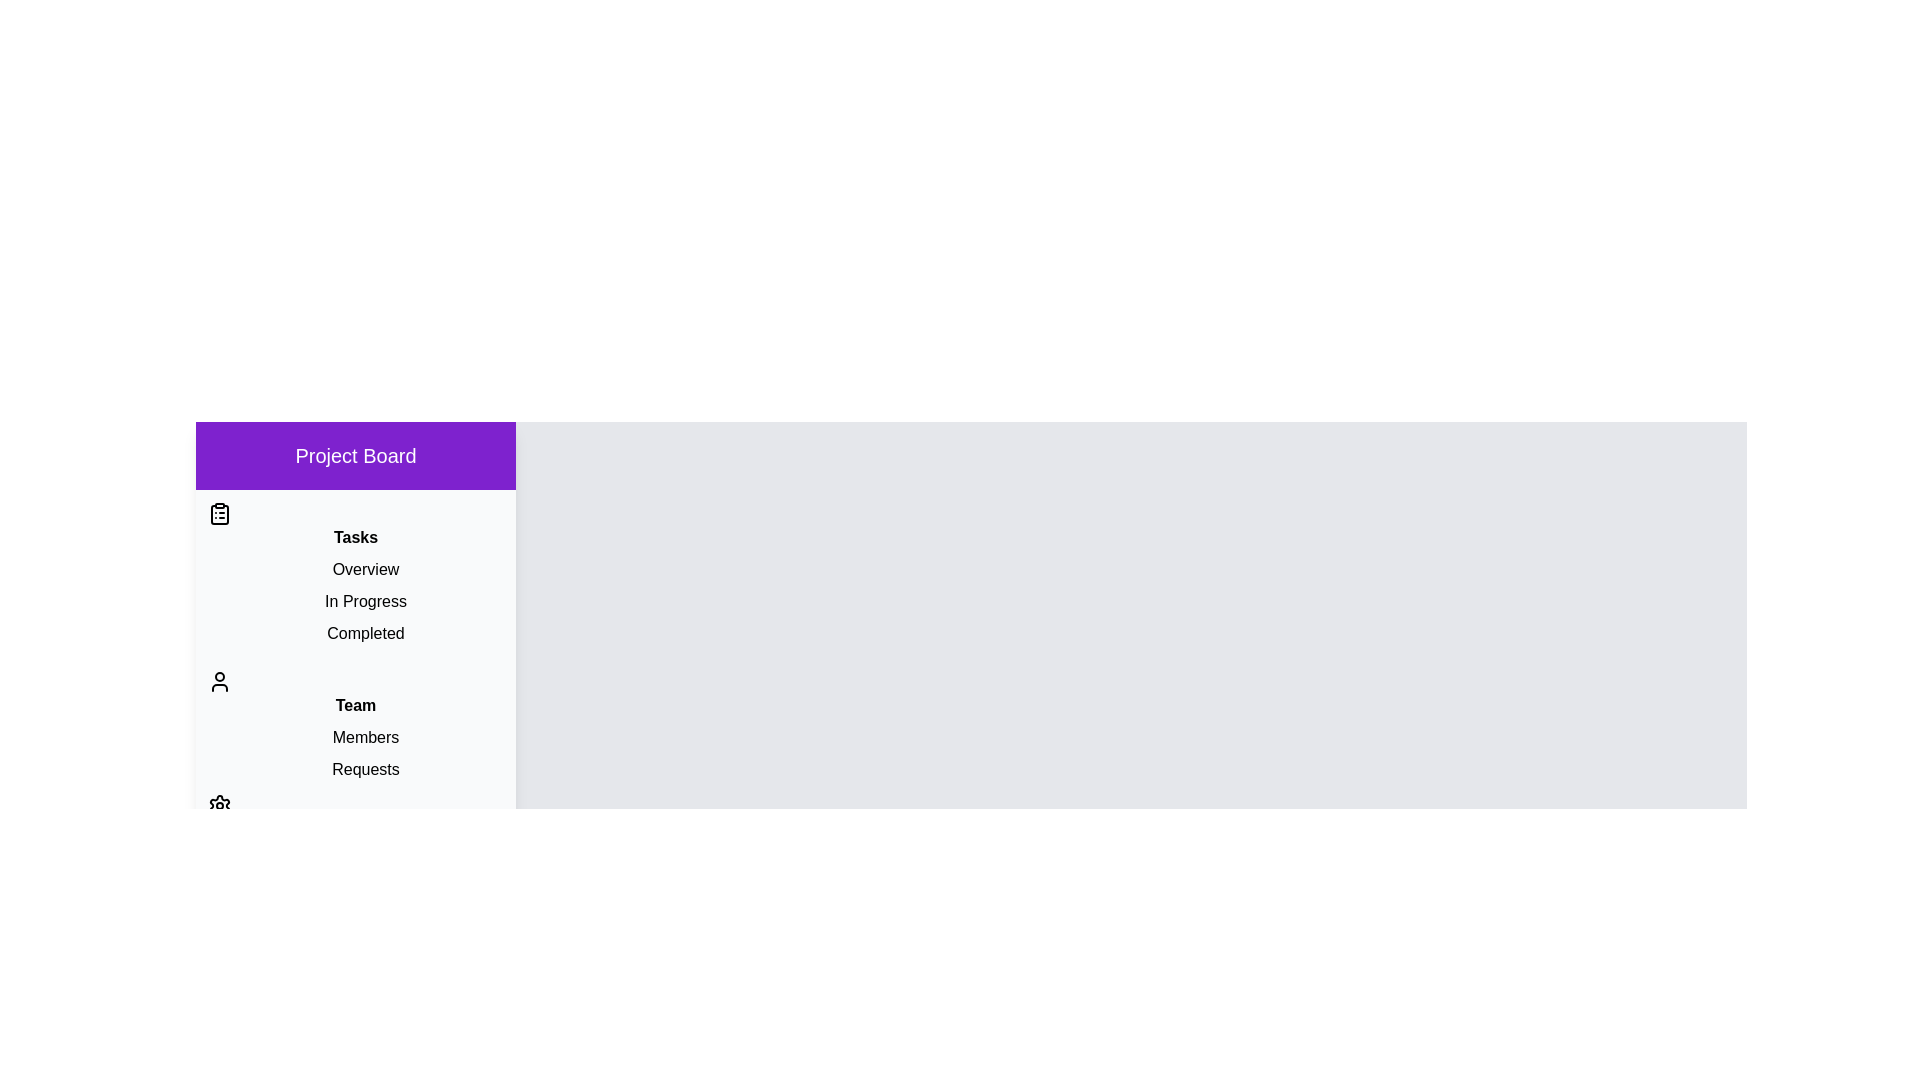  What do you see at coordinates (355, 769) in the screenshot?
I see `the item Requests to observe its hover effect` at bounding box center [355, 769].